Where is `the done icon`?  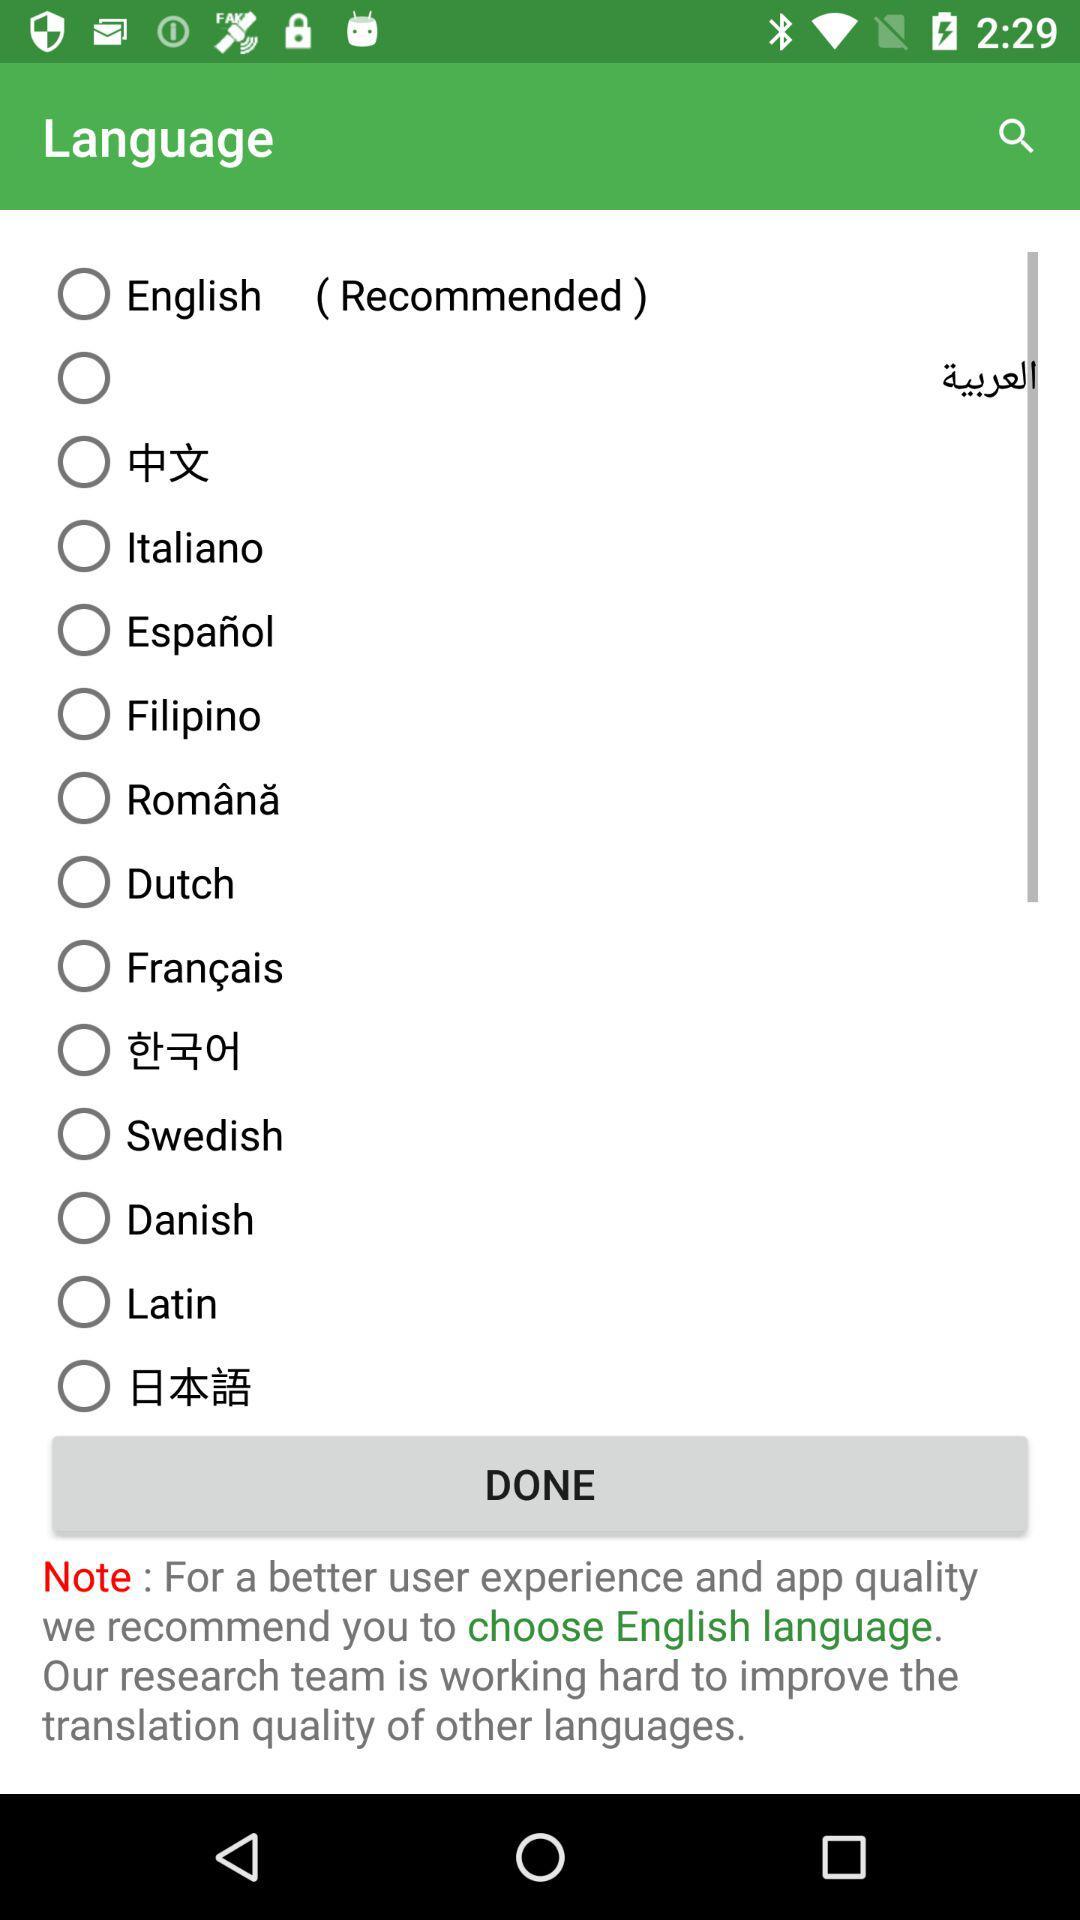 the done icon is located at coordinates (540, 1483).